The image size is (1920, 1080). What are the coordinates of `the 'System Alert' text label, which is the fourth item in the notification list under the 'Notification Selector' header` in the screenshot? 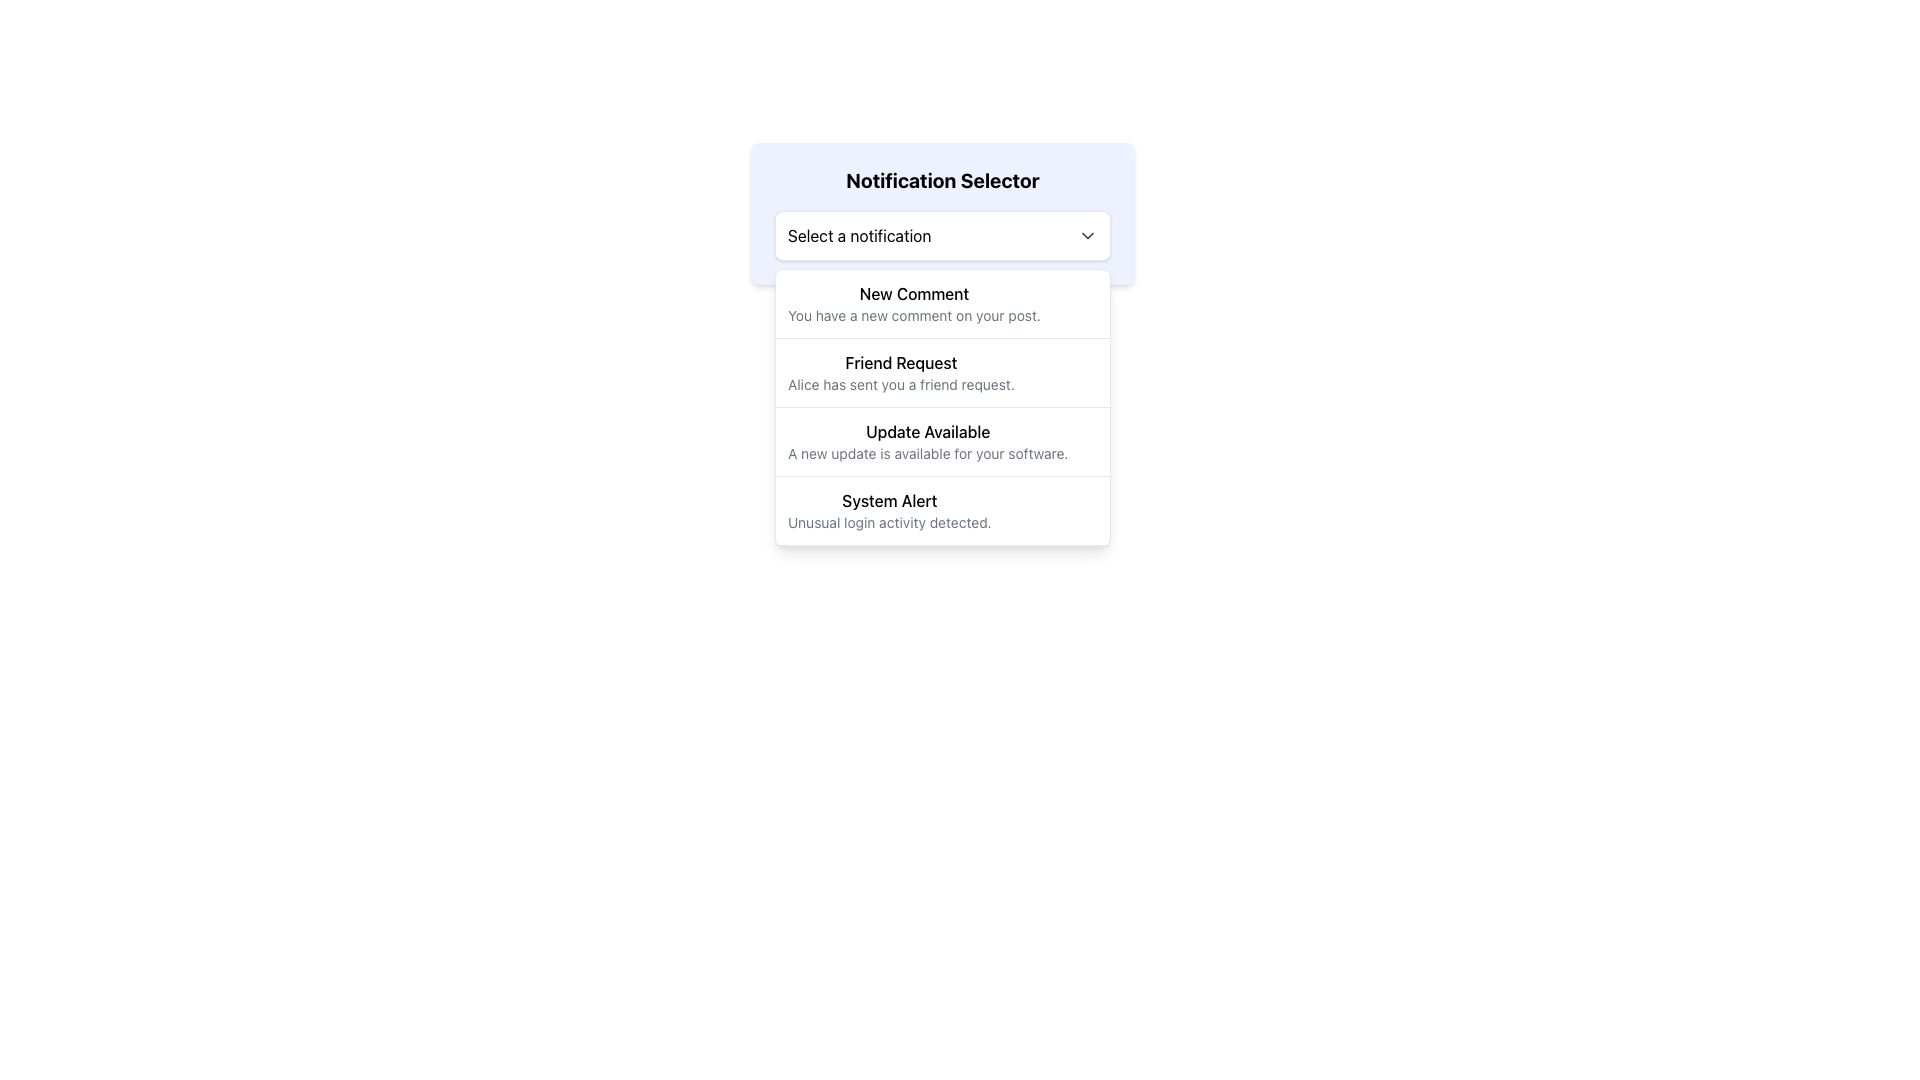 It's located at (888, 500).